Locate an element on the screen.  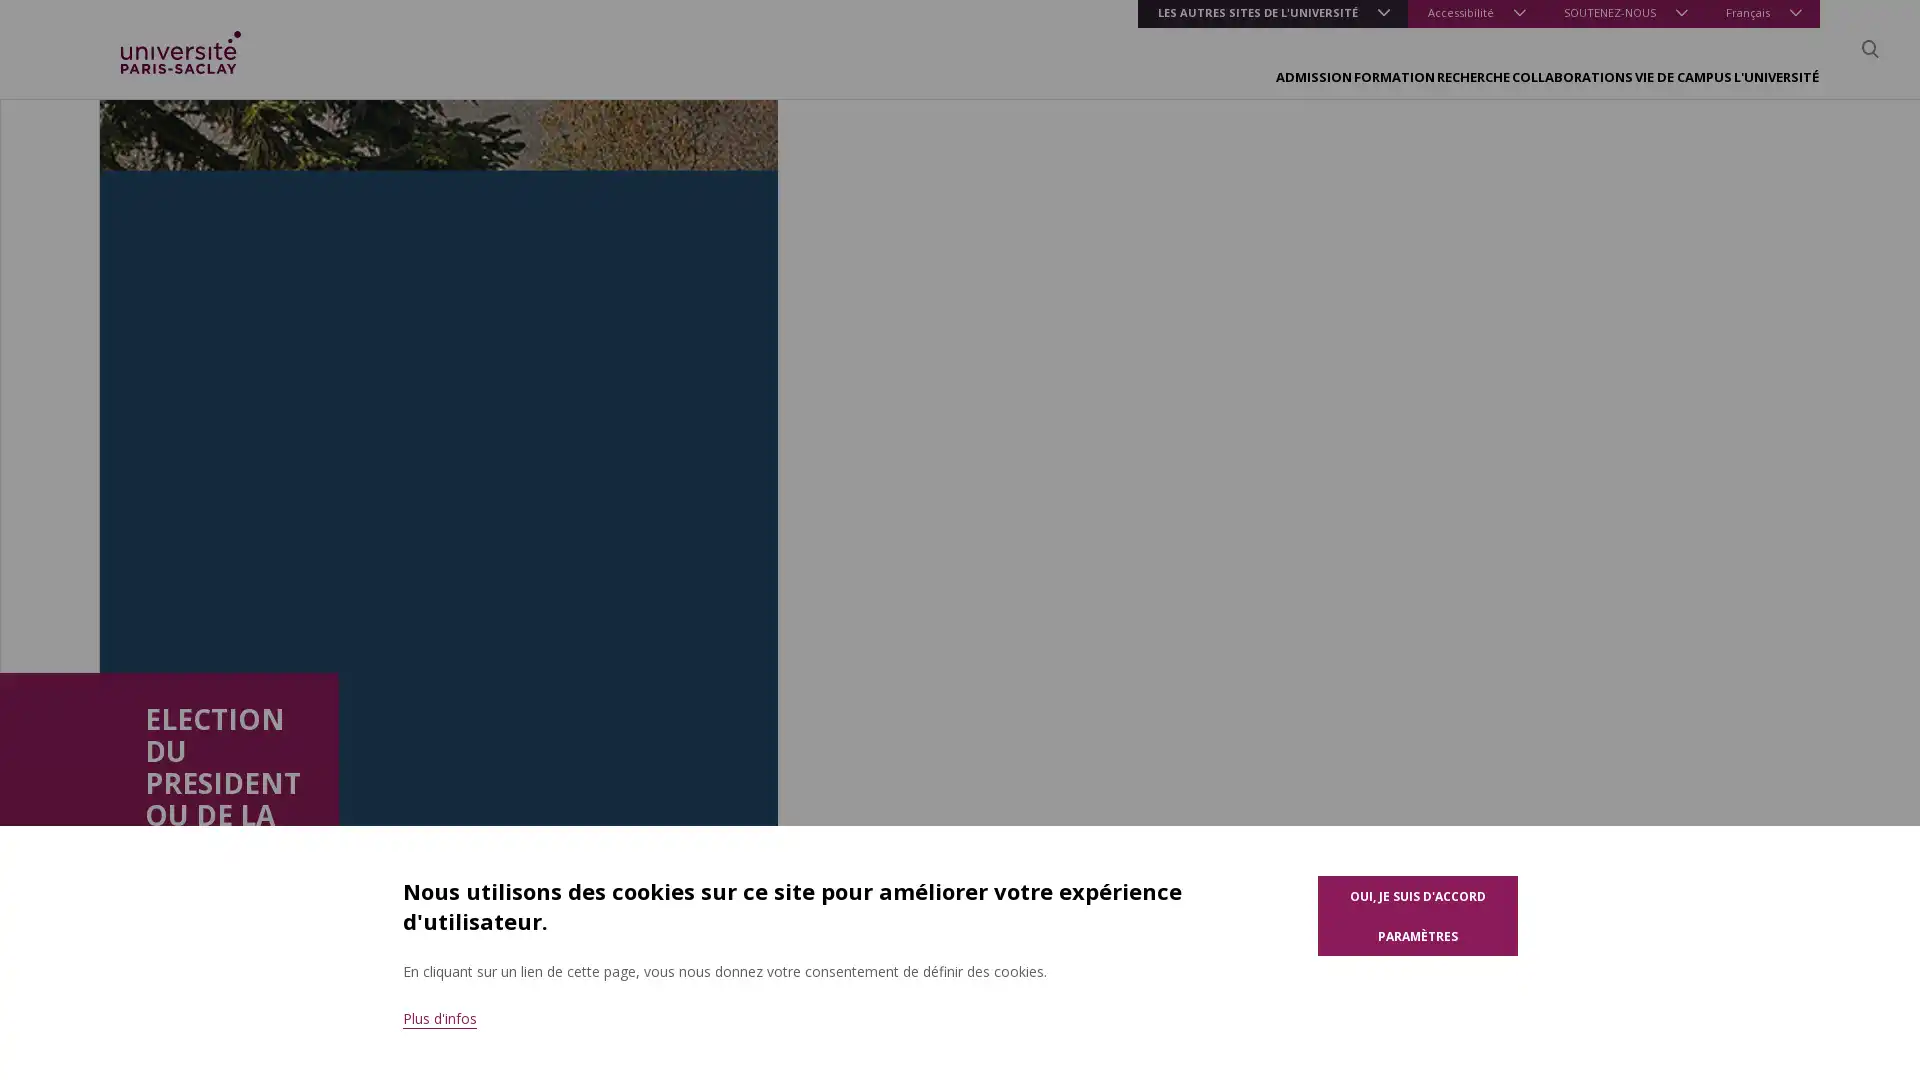
VIE DE CAMPUS is located at coordinates (1595, 68).